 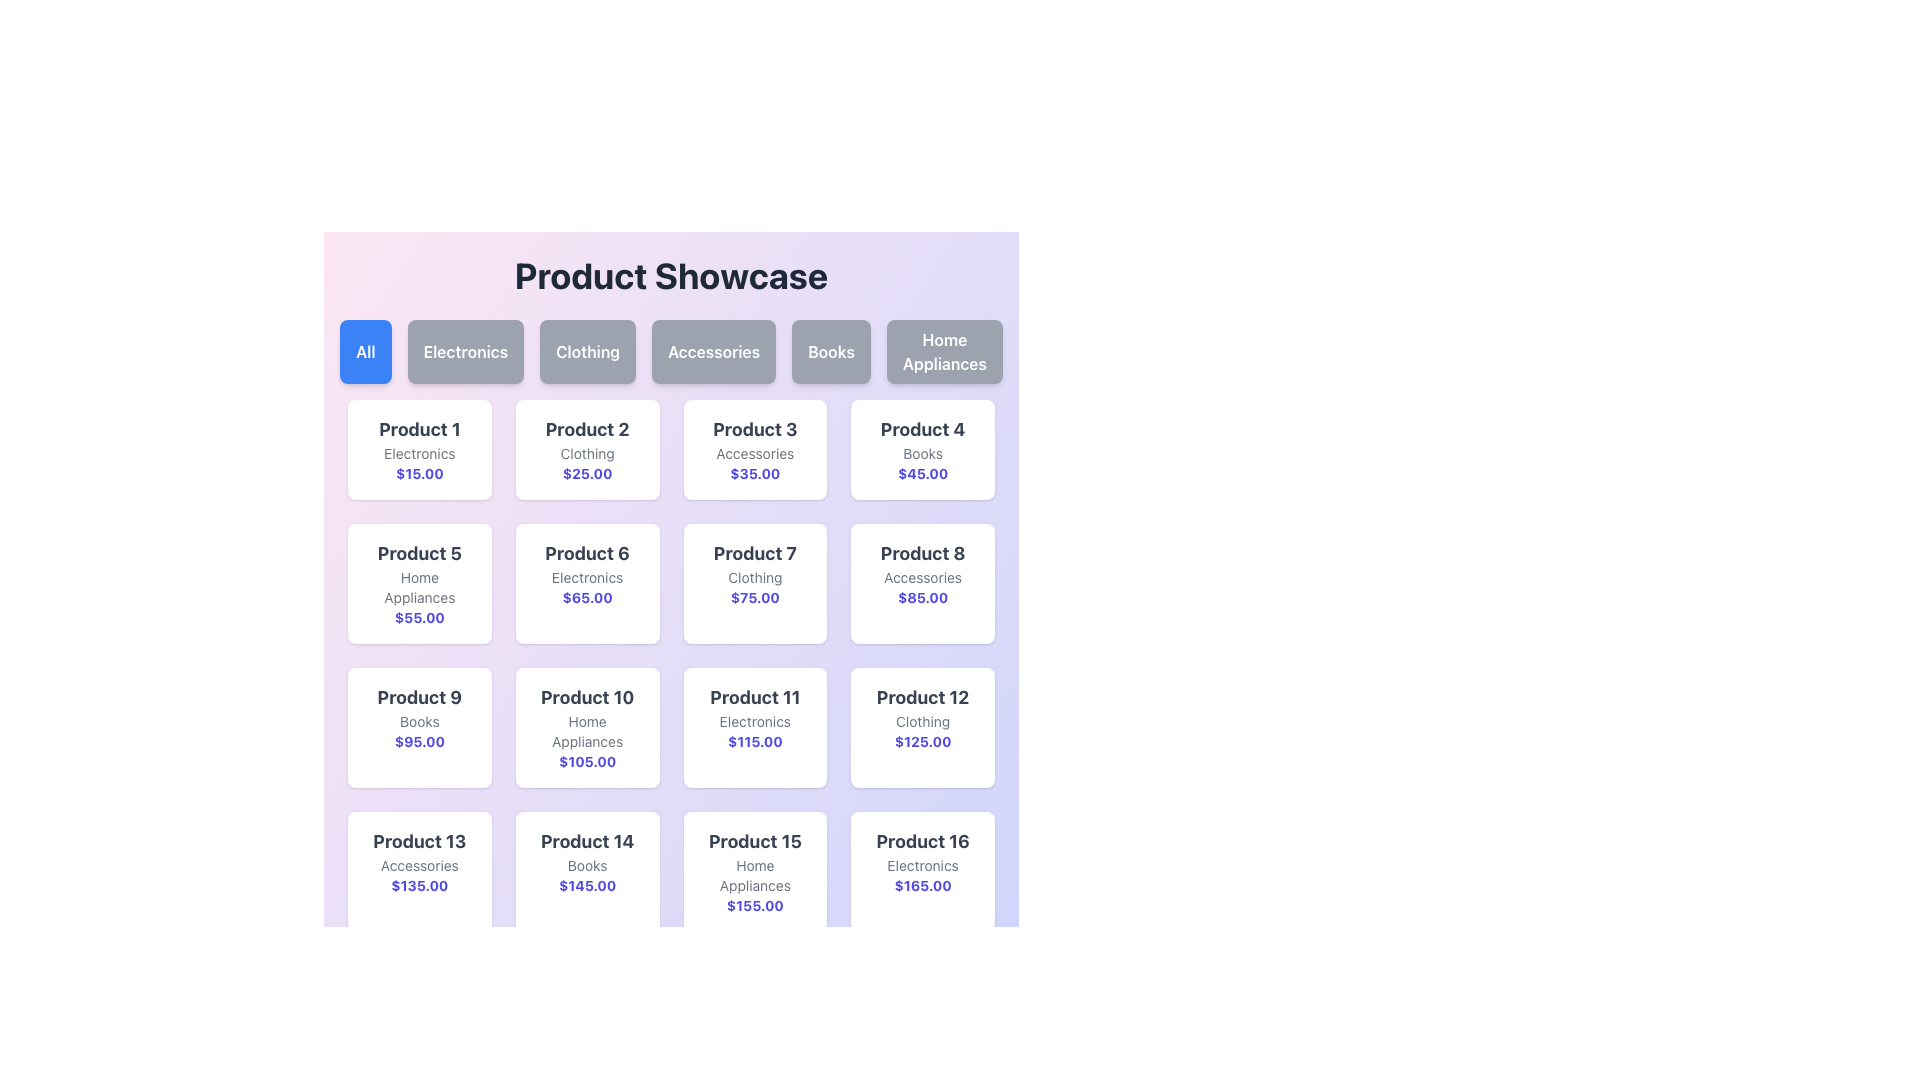 I want to click on the static text label that states 'Electronics', which is positioned below 'Product 1' and above the price '$15.00' in the Product 1 card, so click(x=418, y=454).